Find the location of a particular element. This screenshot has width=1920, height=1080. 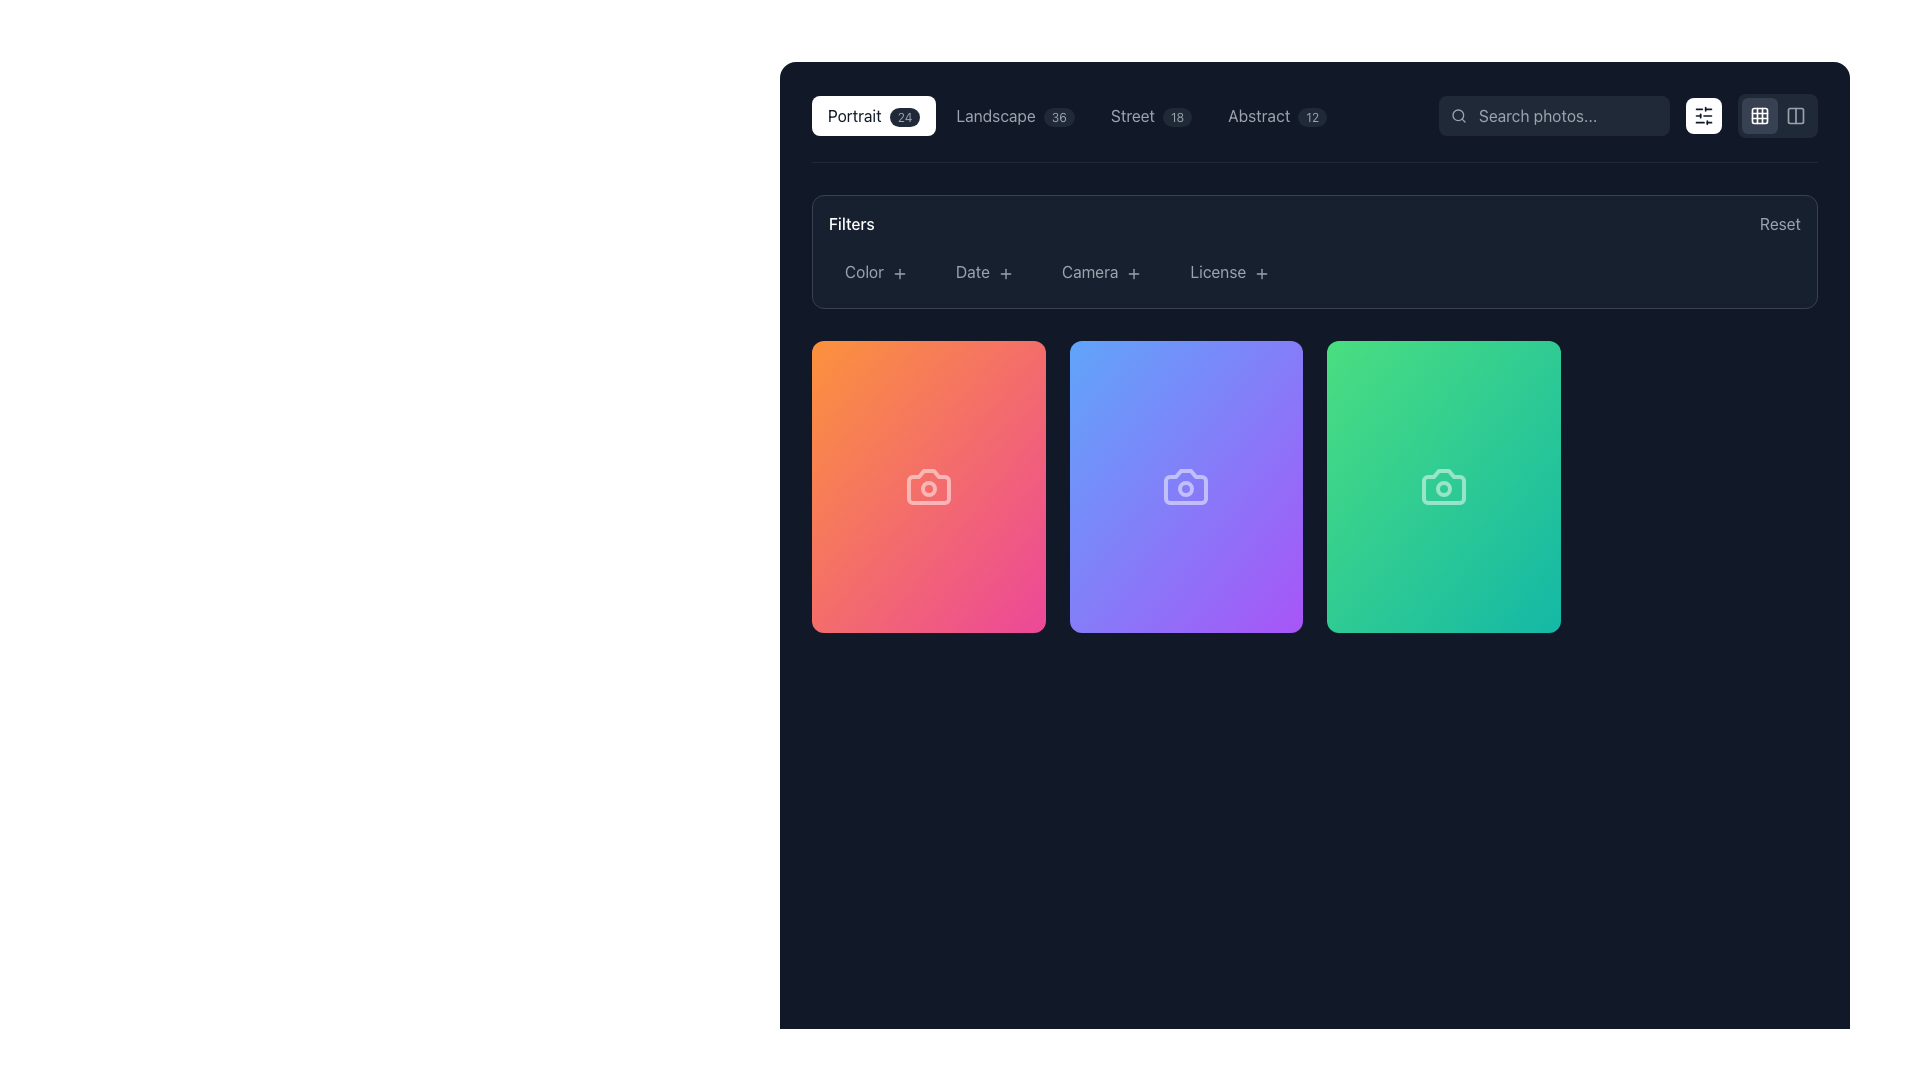

the small rectangular shape with rounded corners, styled as part of the SVG icon in the top-right section of the interface is located at coordinates (1795, 115).